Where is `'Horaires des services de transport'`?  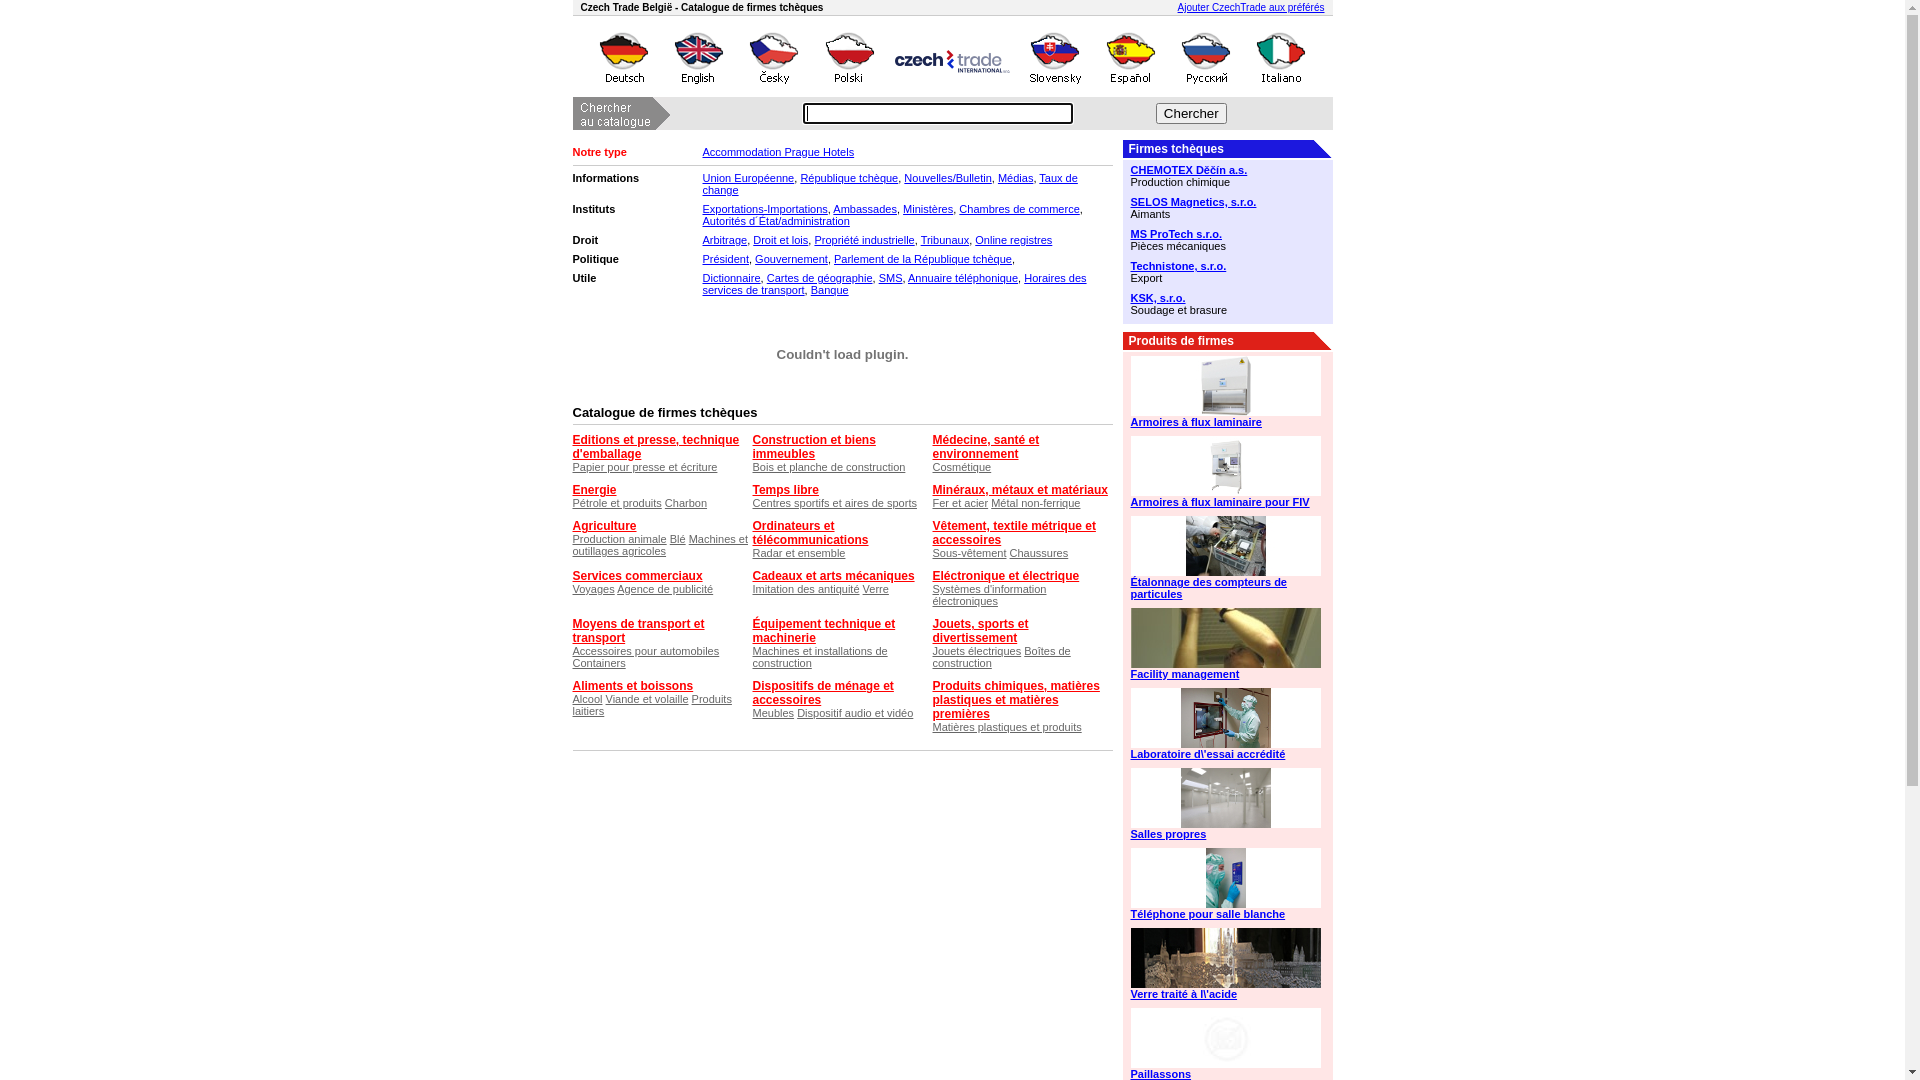
'Horaires des services de transport' is located at coordinates (892, 284).